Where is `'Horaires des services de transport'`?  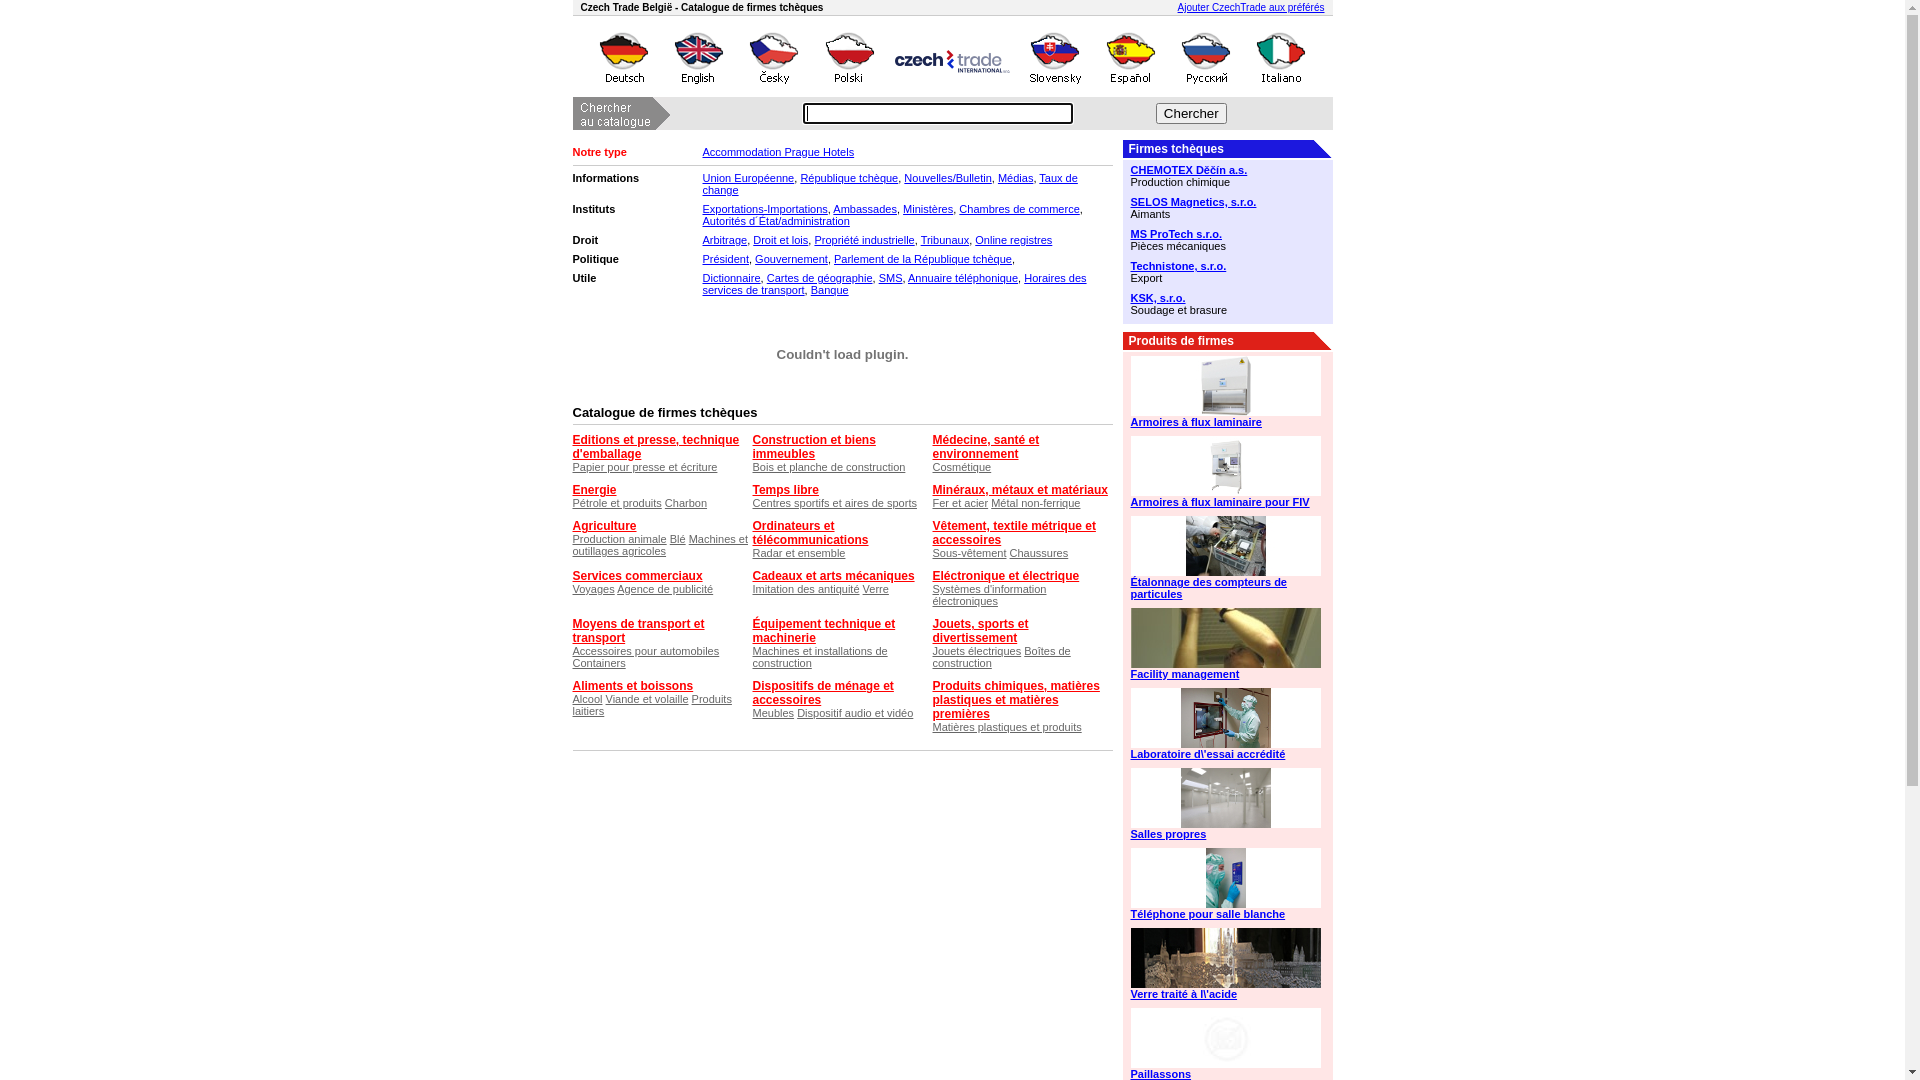
'Horaires des services de transport' is located at coordinates (892, 284).